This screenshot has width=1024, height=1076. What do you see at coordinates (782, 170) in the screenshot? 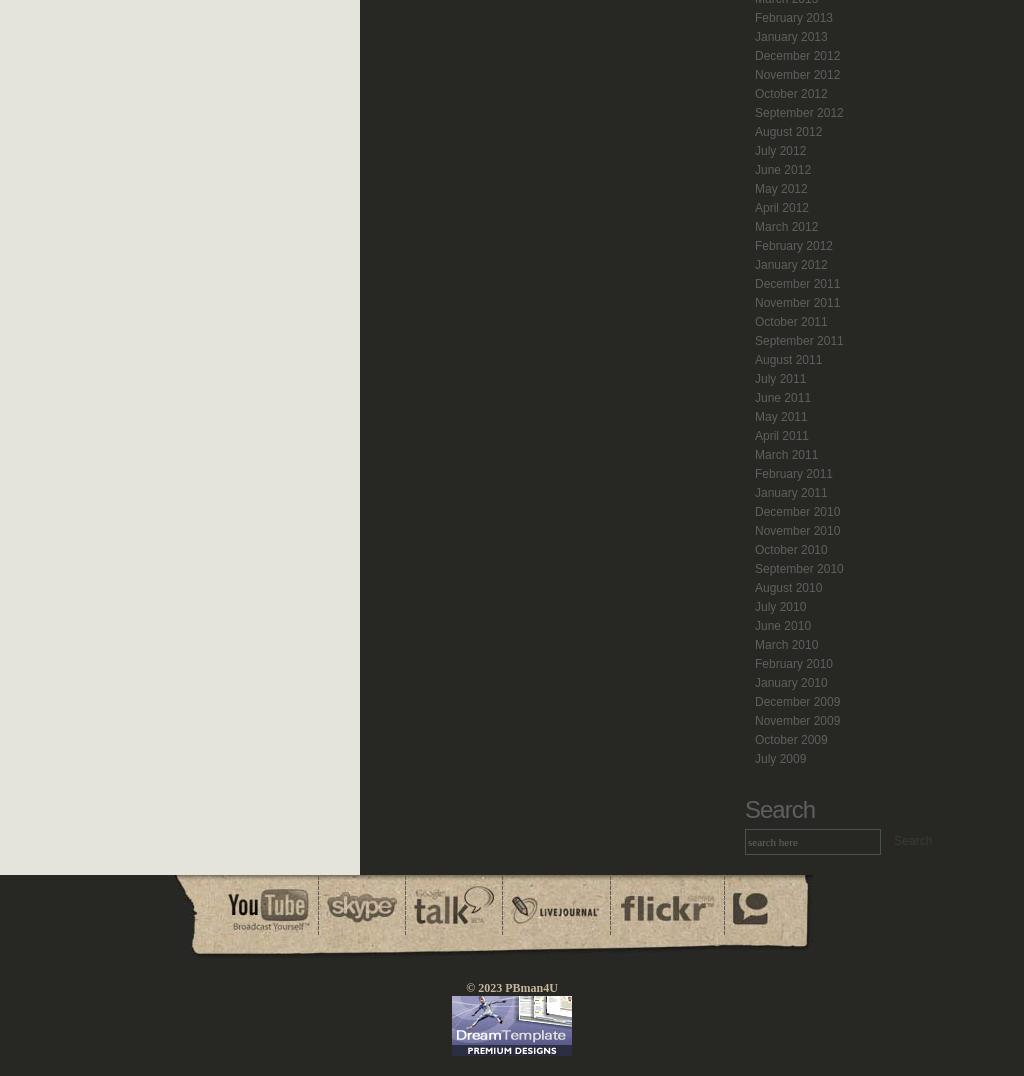
I see `'June 2012'` at bounding box center [782, 170].